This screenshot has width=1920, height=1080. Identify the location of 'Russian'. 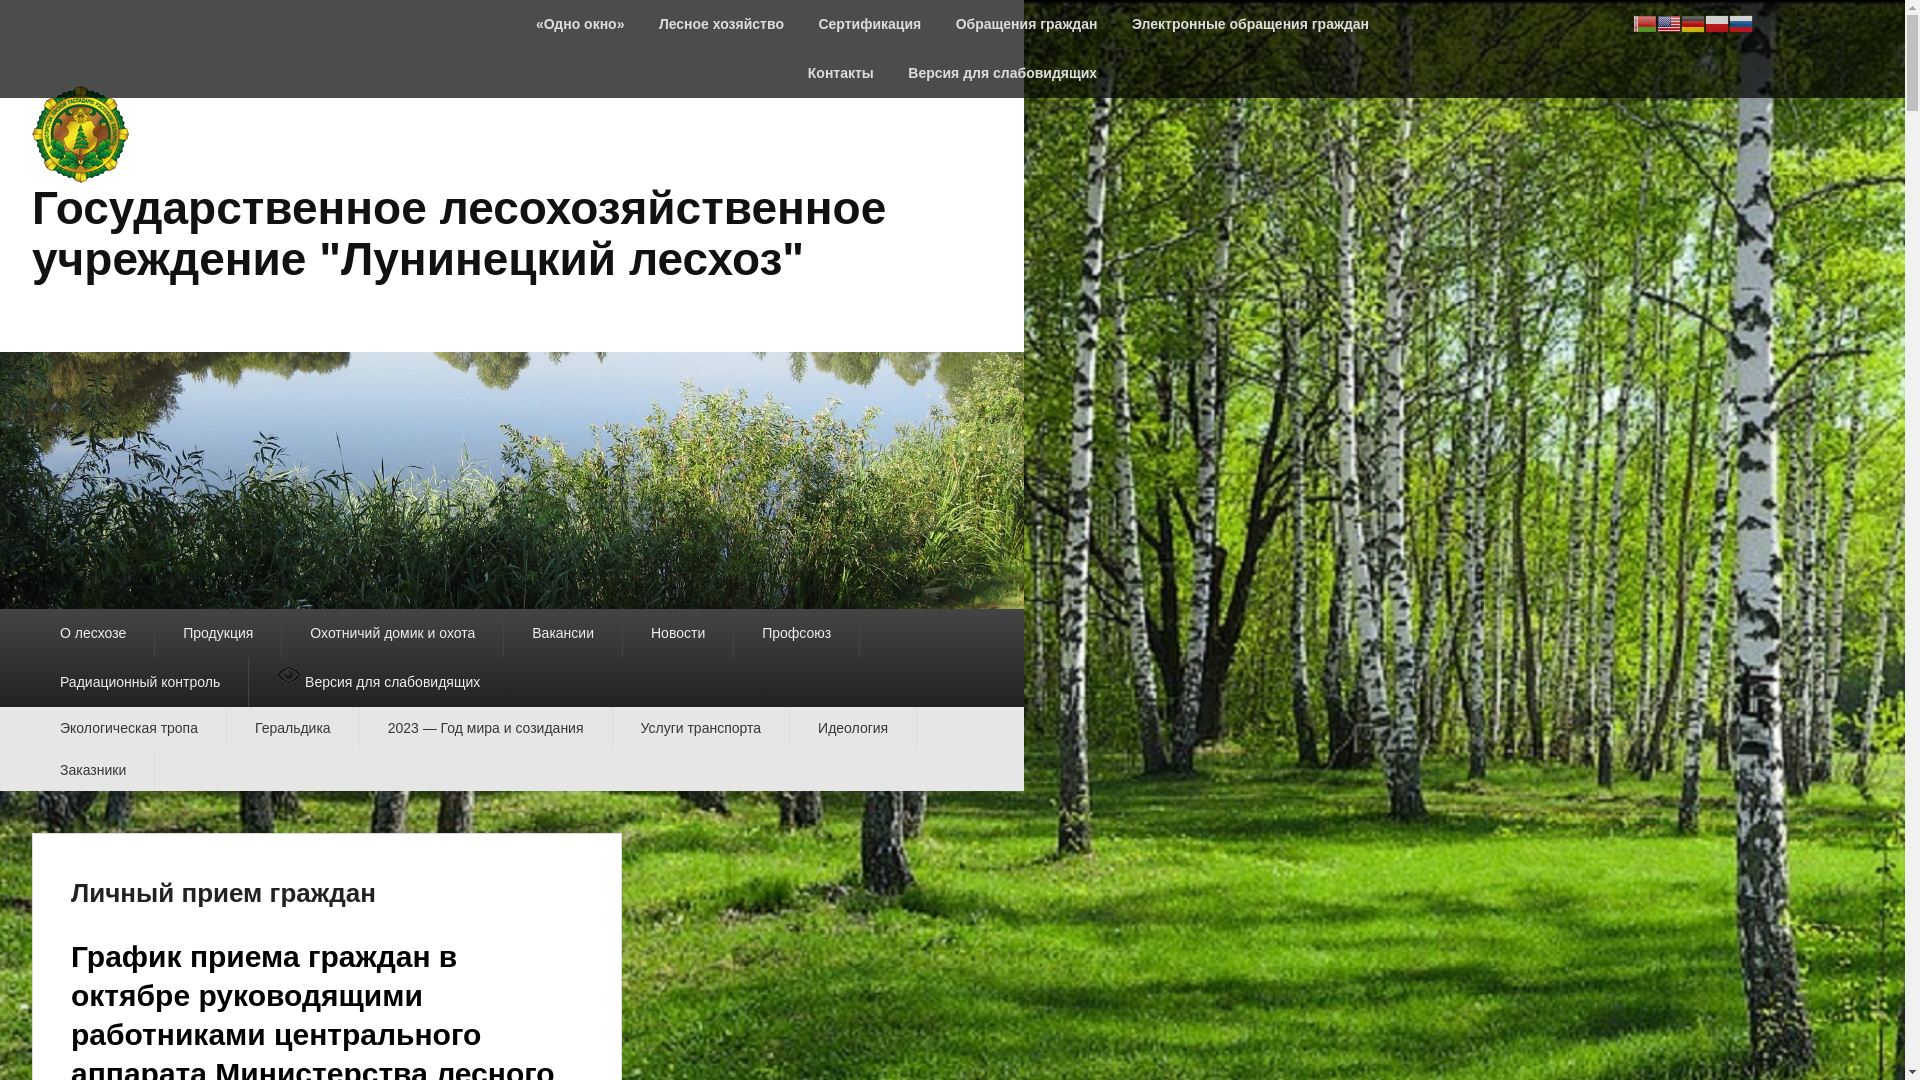
(1740, 22).